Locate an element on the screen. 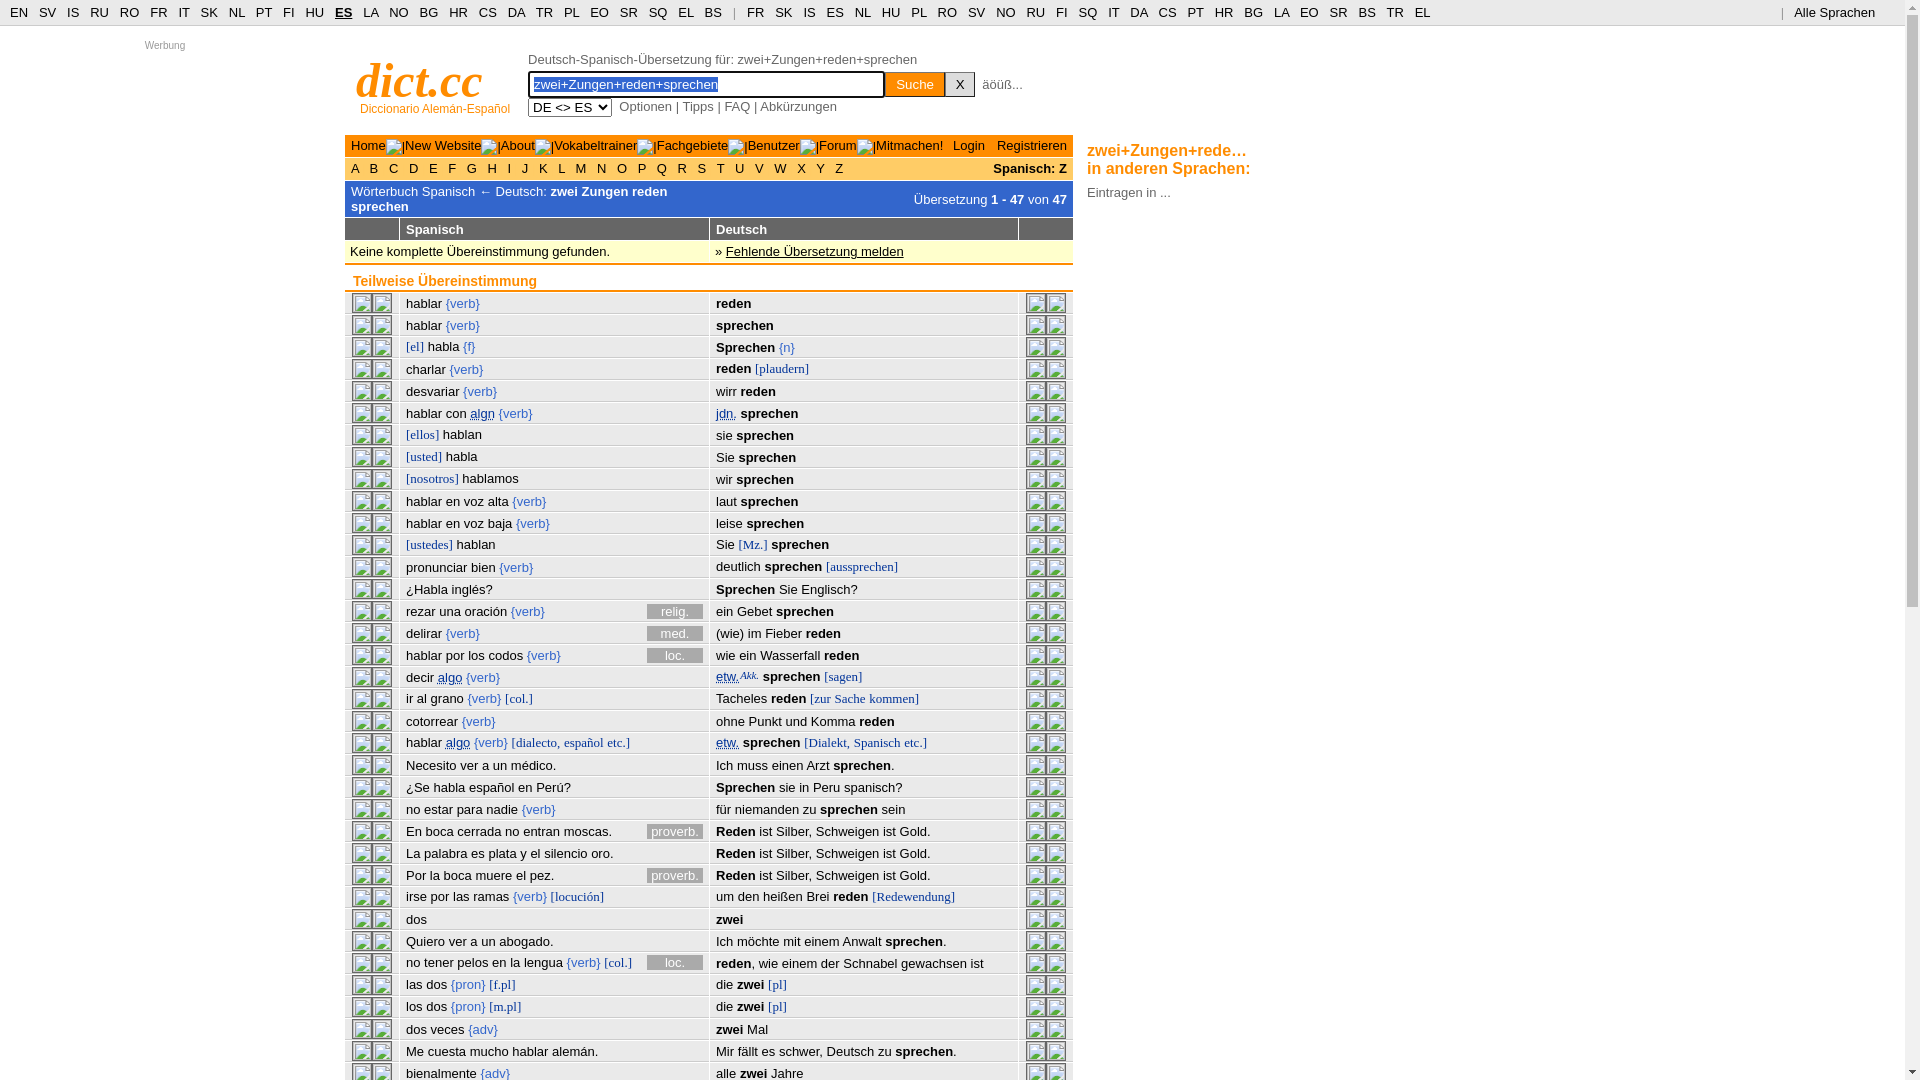 This screenshot has height=1080, width=1920. '[f.pl]' is located at coordinates (502, 983).